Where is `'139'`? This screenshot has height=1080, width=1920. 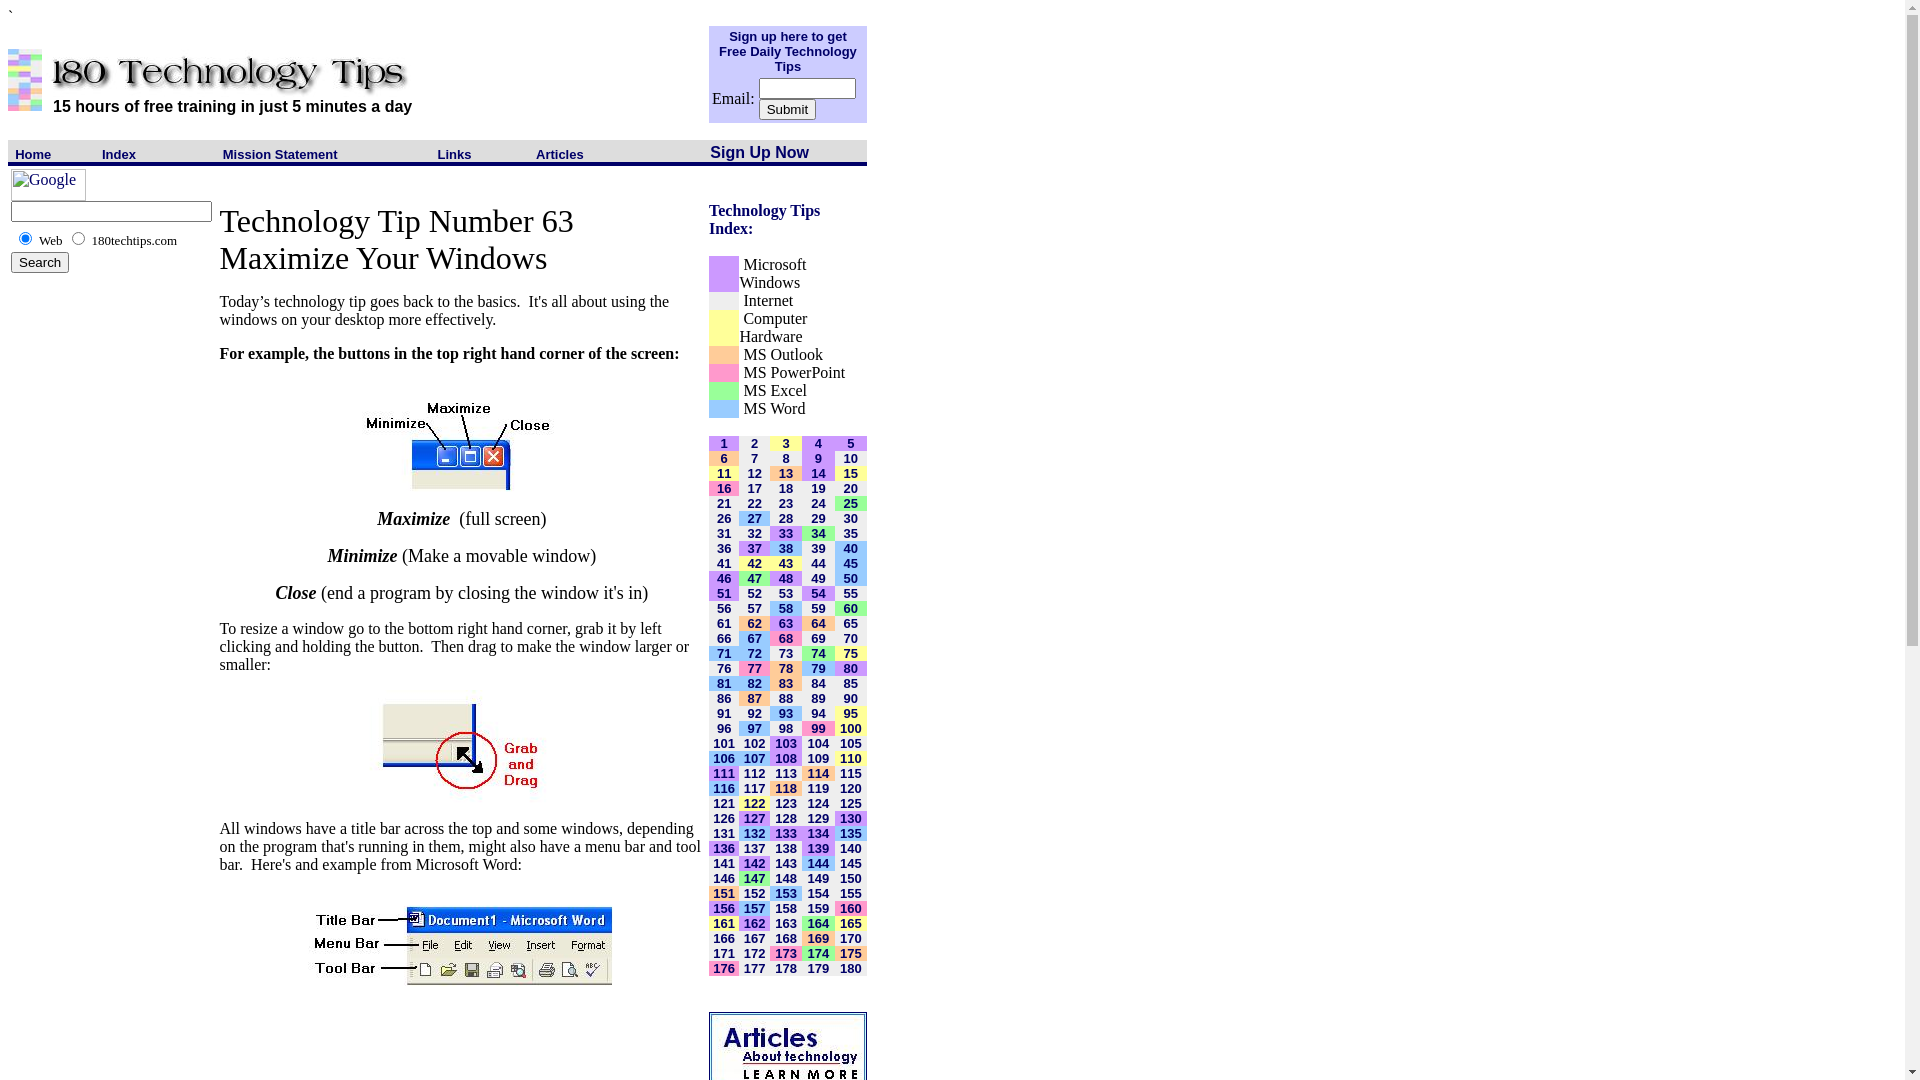
'139' is located at coordinates (819, 847).